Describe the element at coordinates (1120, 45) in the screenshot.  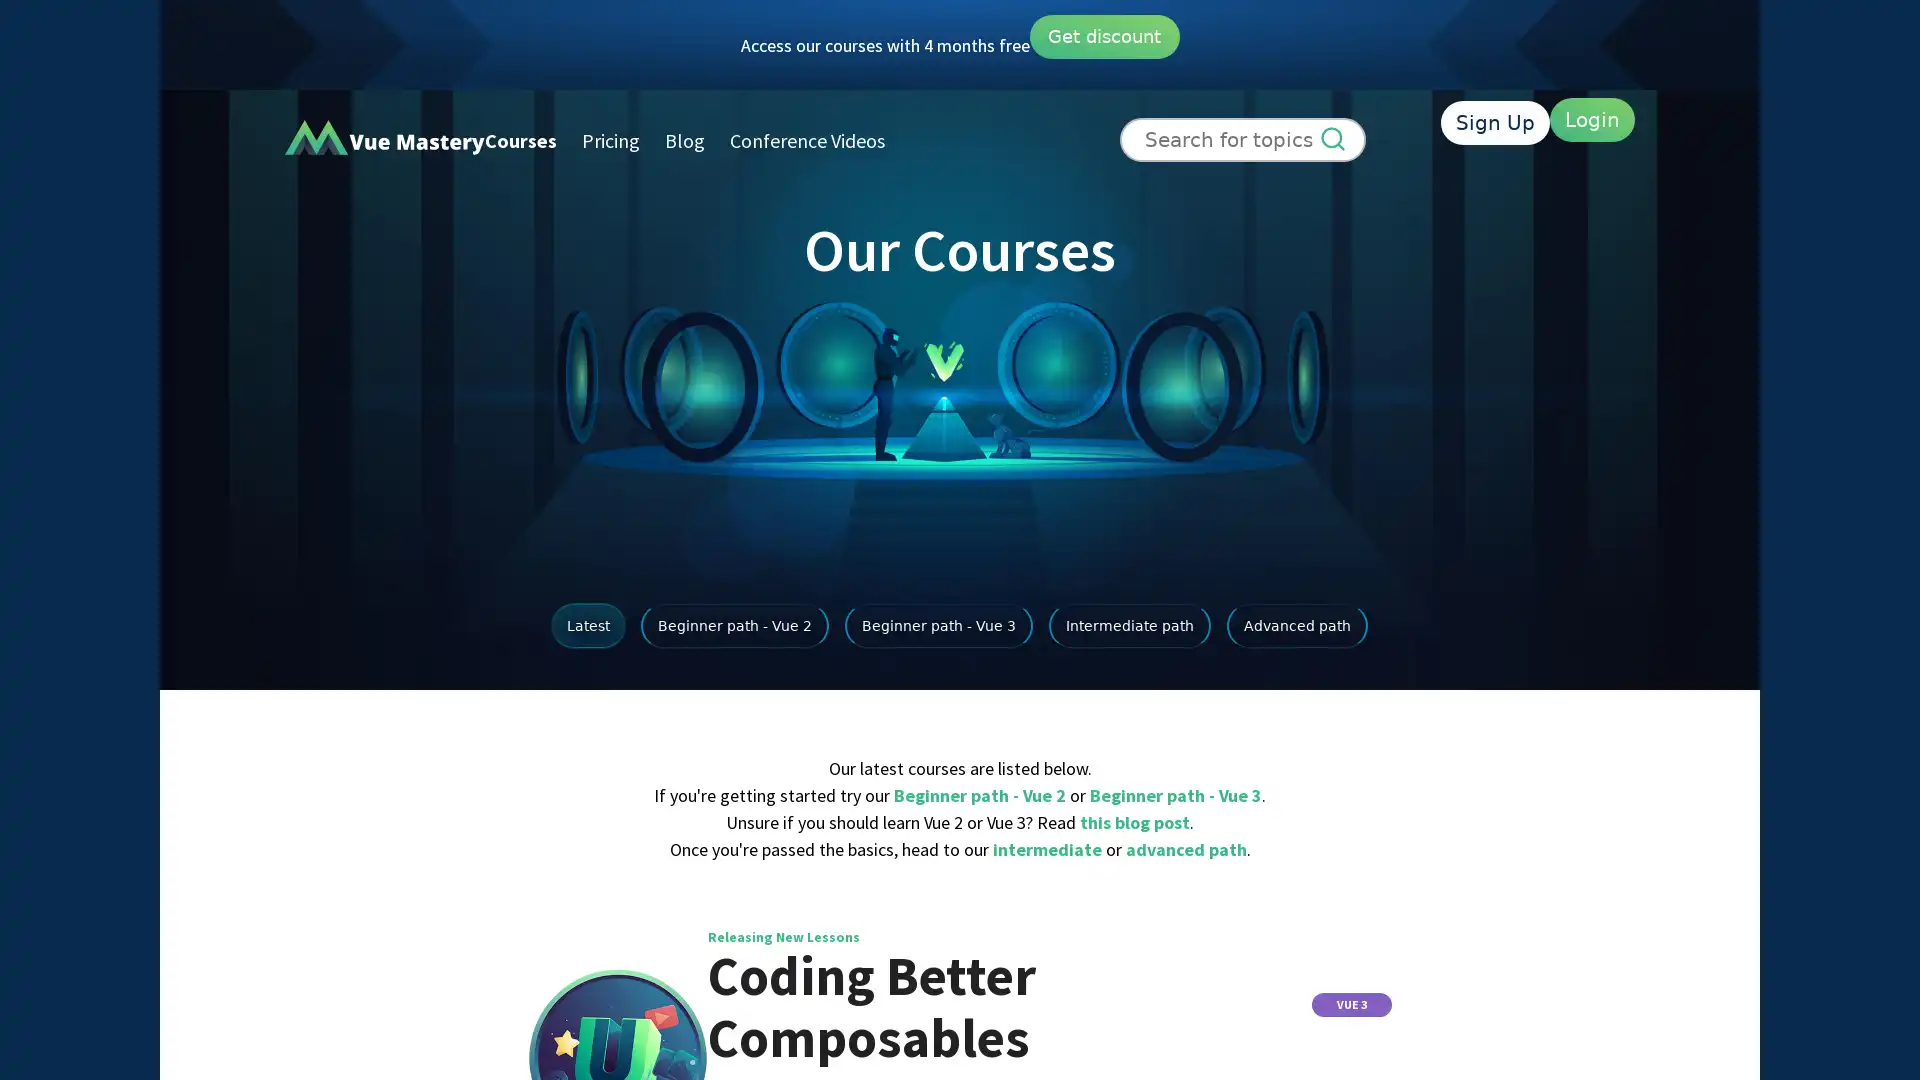
I see `Get discount` at that location.